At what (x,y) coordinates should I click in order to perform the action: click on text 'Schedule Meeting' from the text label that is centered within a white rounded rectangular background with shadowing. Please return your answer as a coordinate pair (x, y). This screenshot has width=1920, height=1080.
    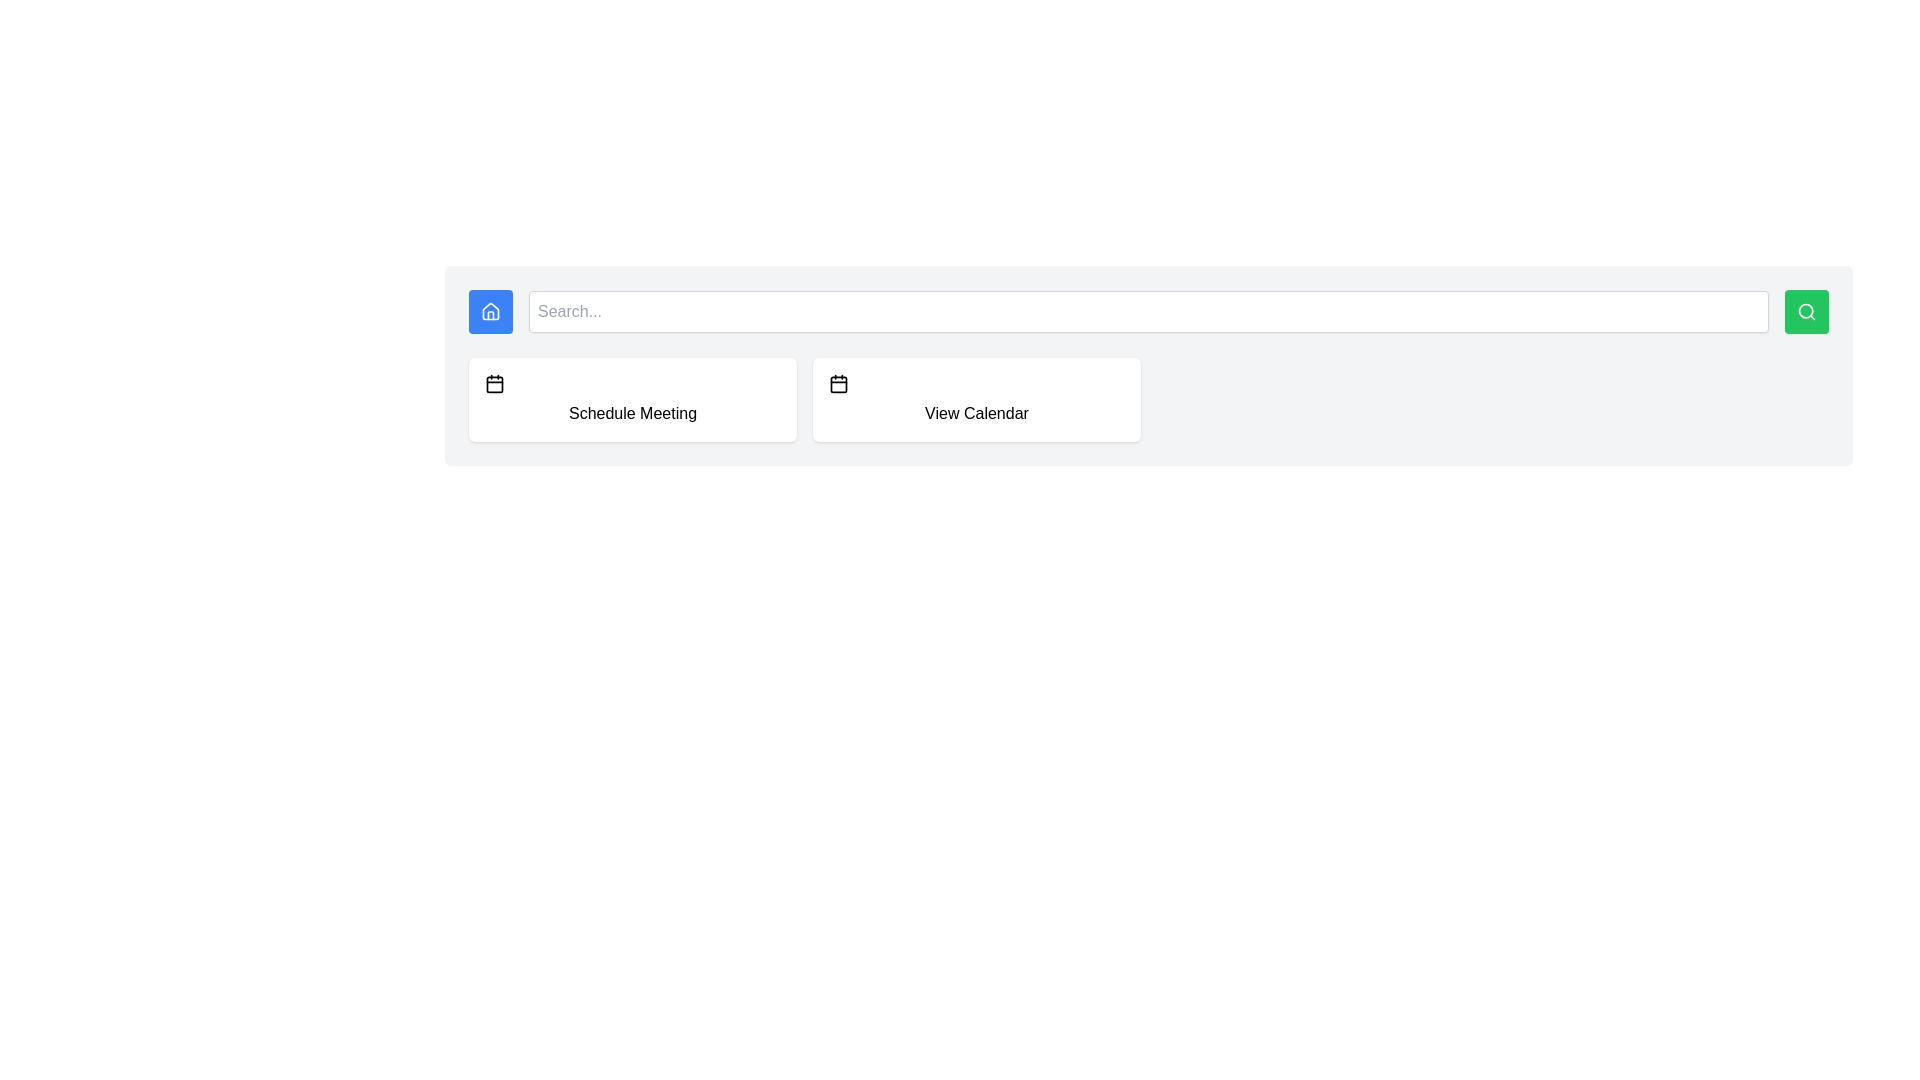
    Looking at the image, I should click on (632, 412).